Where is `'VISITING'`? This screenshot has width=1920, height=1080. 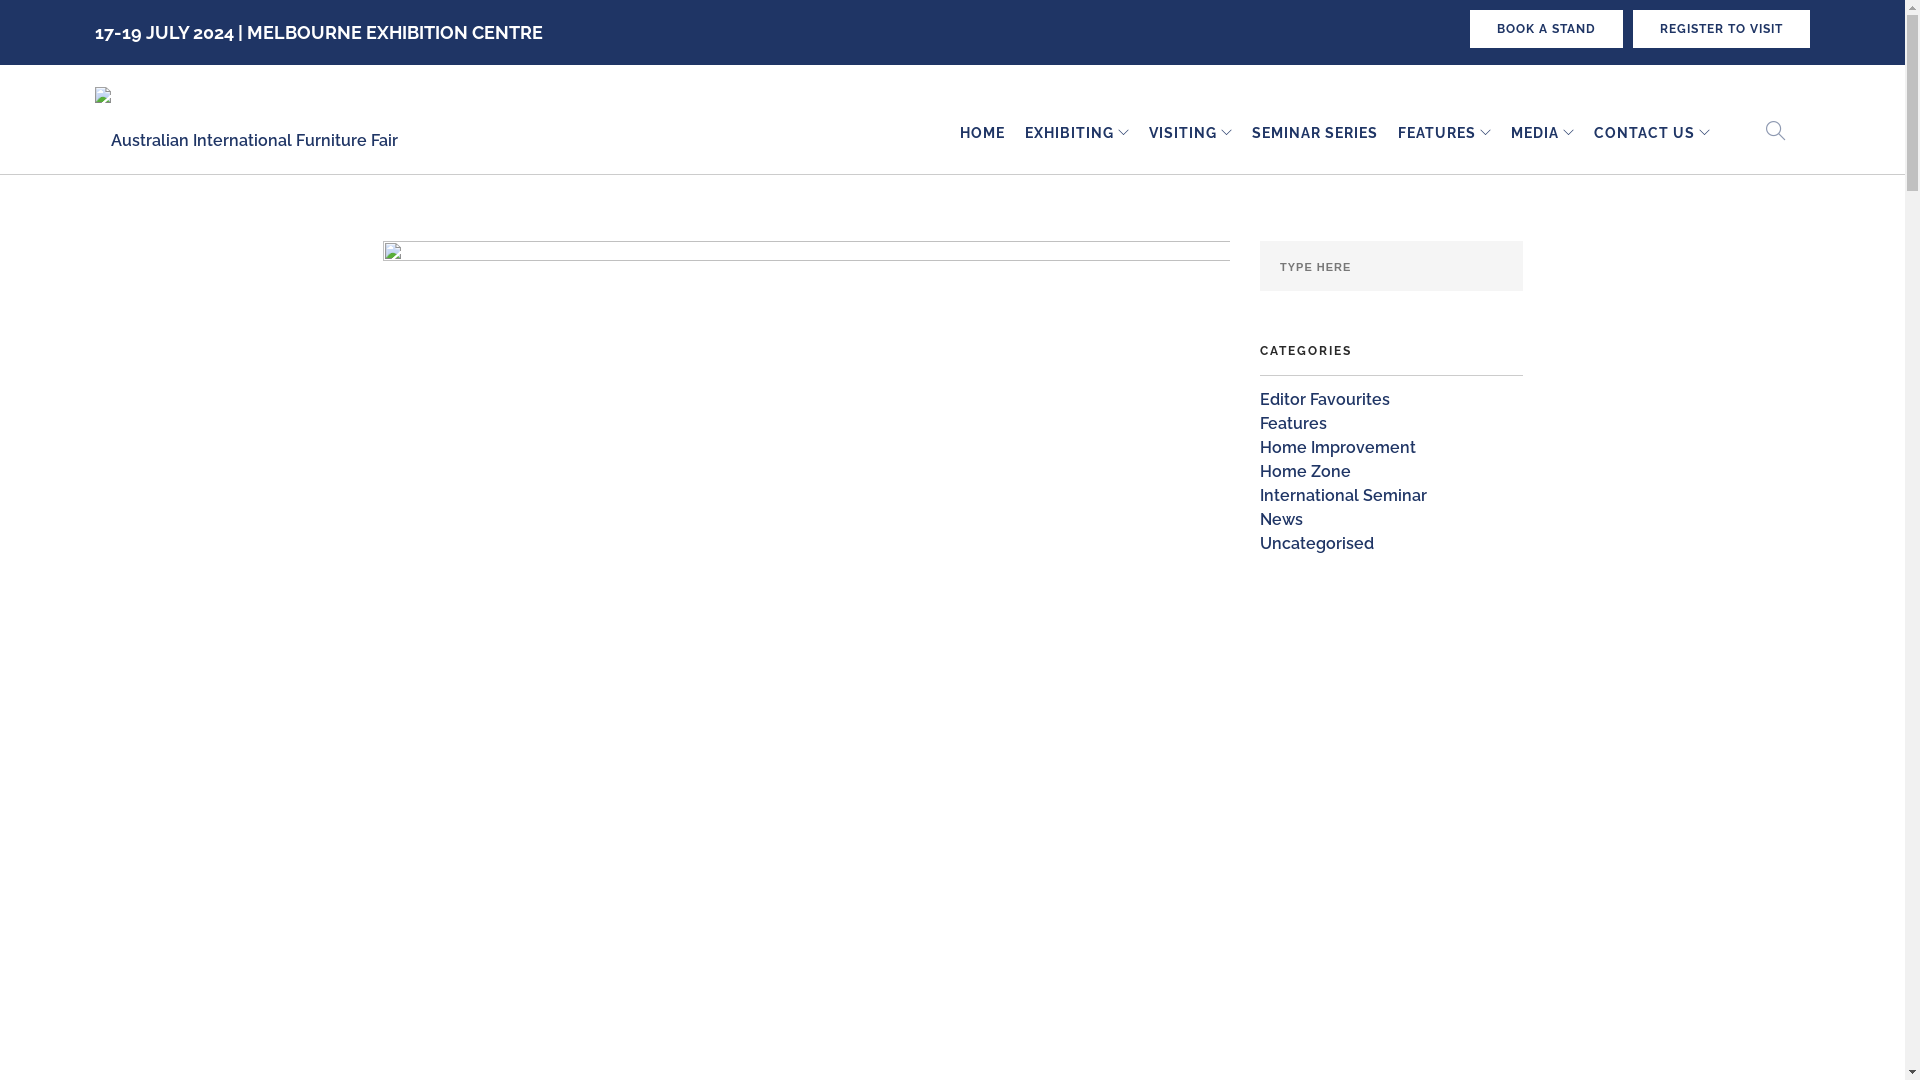
'VISITING' is located at coordinates (1182, 133).